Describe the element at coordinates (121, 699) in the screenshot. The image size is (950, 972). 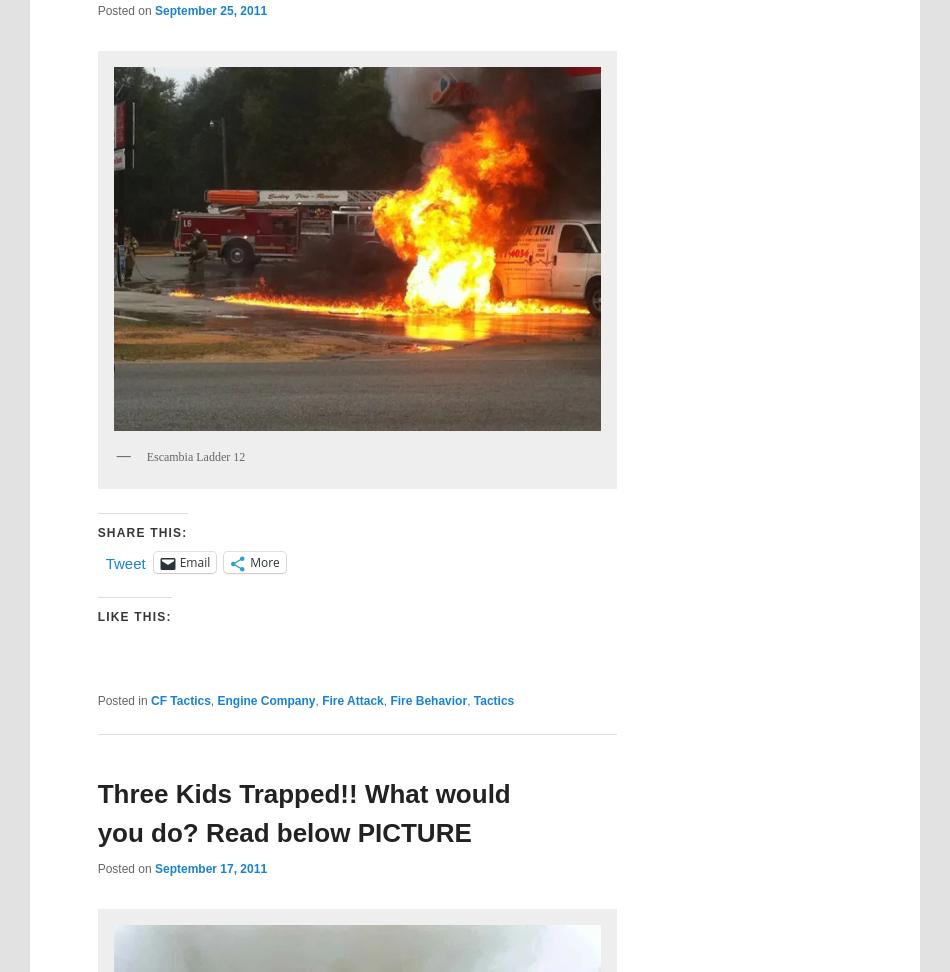
I see `'Posted in'` at that location.